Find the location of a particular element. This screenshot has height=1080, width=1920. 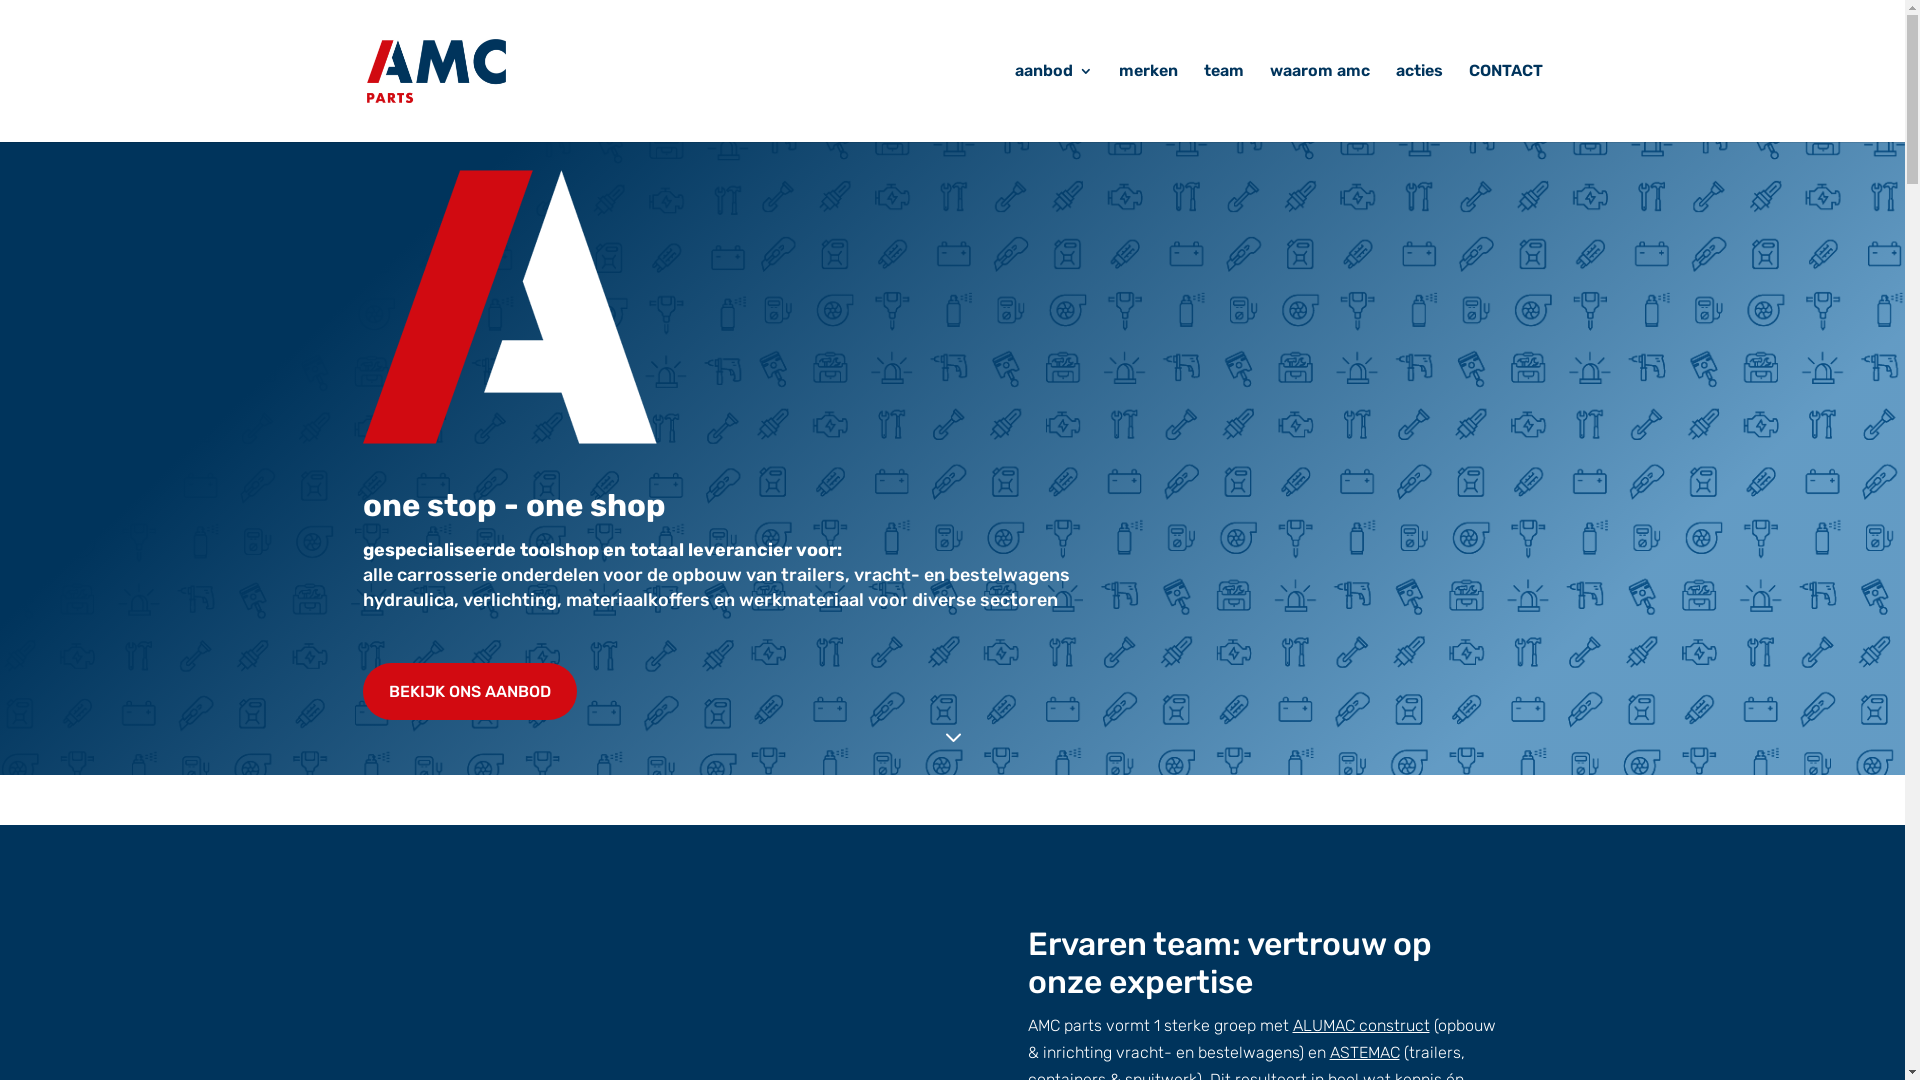

'team' is located at coordinates (1223, 103).